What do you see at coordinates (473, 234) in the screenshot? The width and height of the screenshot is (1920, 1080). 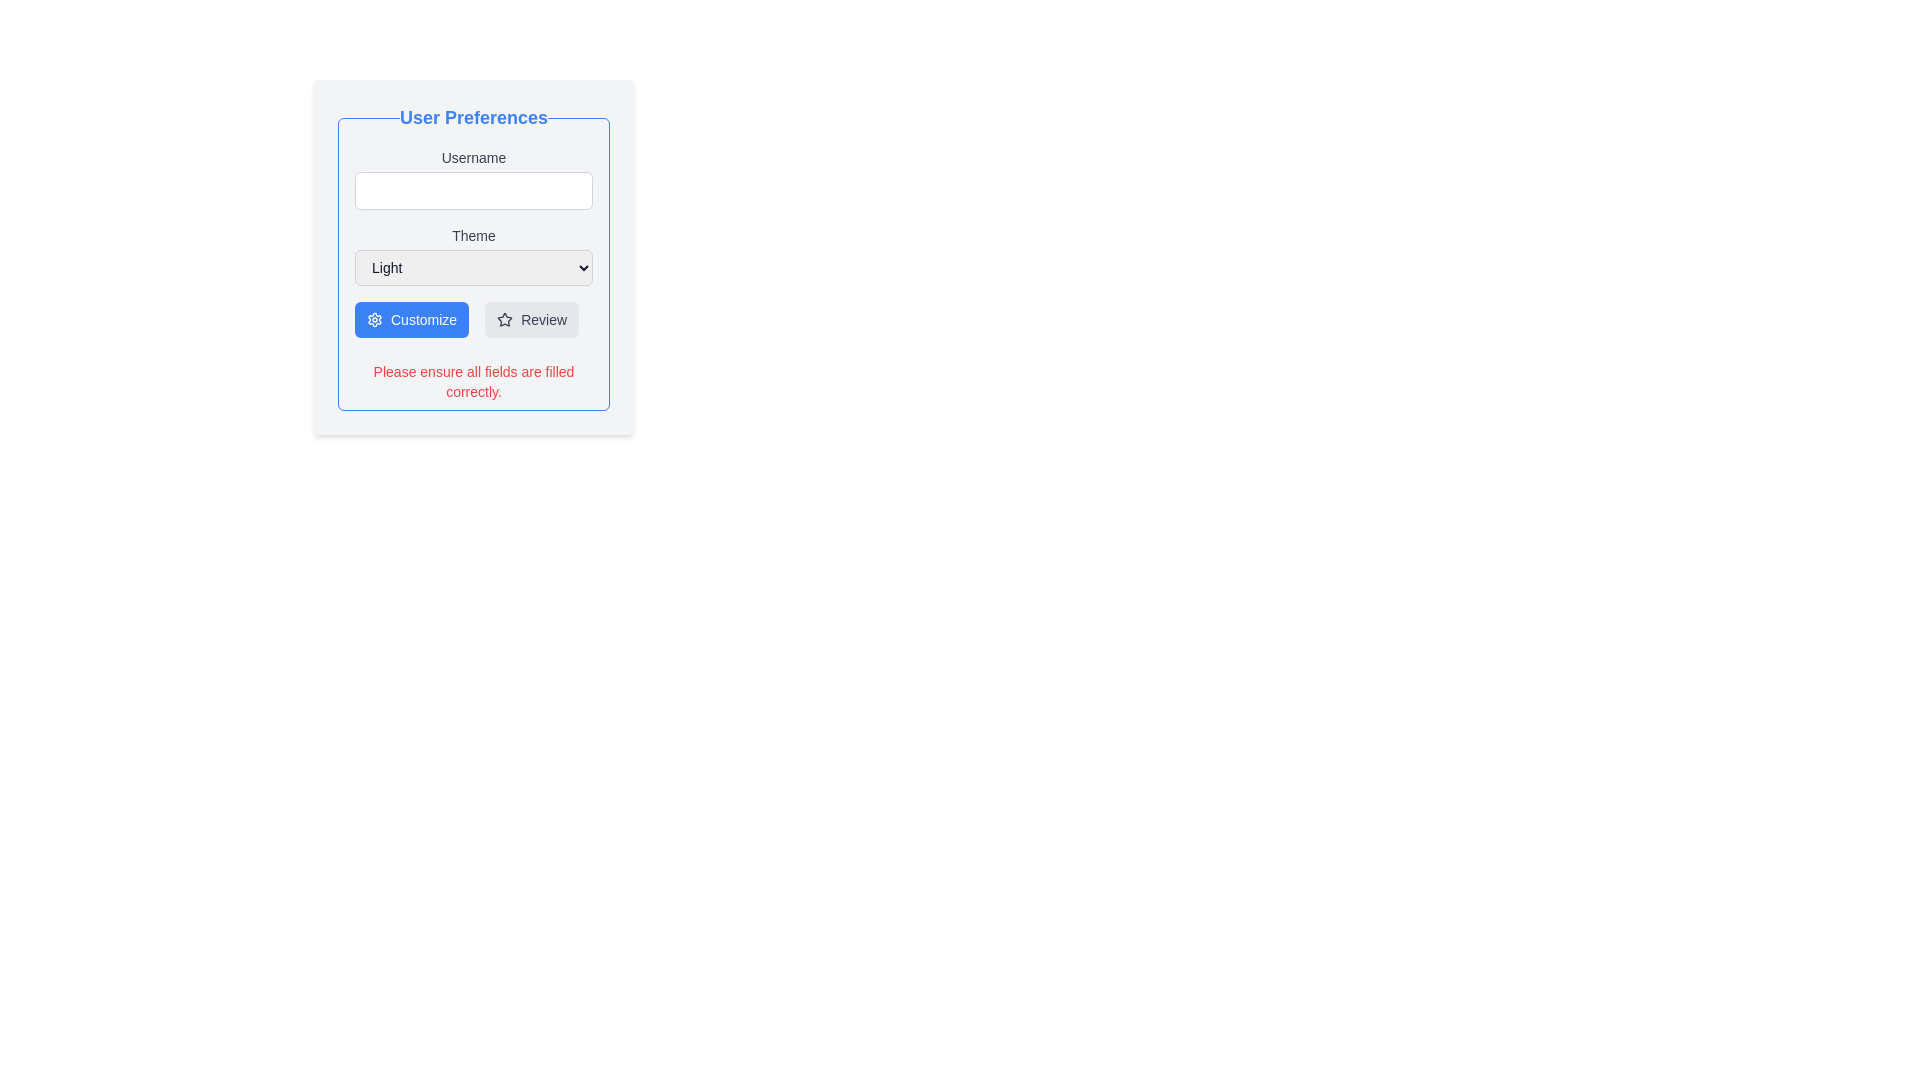 I see `the 'Theme' text label, which is centrally positioned above the dropdown menu and below the 'Username' text field in the interface` at bounding box center [473, 234].